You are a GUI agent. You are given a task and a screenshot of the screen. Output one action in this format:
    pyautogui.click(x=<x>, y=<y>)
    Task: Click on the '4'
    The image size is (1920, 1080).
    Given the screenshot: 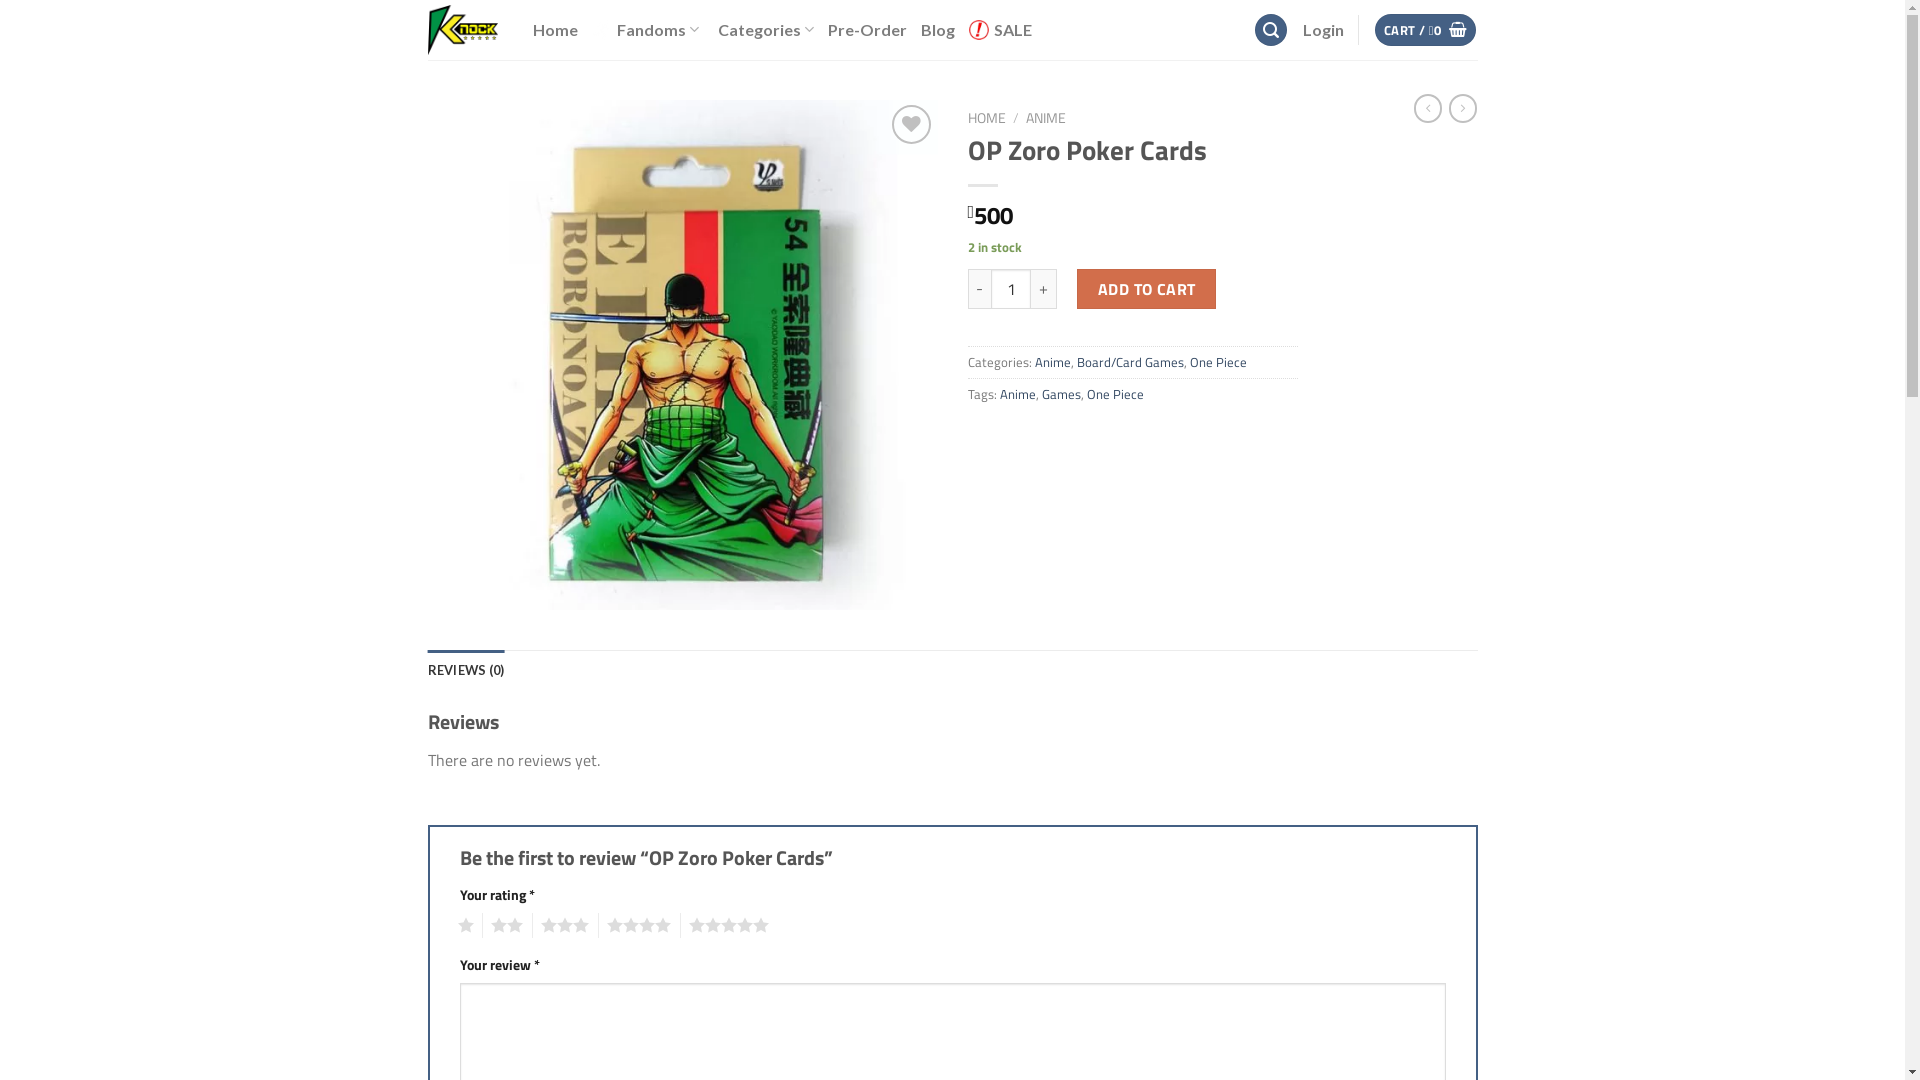 What is the action you would take?
    pyautogui.click(x=633, y=925)
    